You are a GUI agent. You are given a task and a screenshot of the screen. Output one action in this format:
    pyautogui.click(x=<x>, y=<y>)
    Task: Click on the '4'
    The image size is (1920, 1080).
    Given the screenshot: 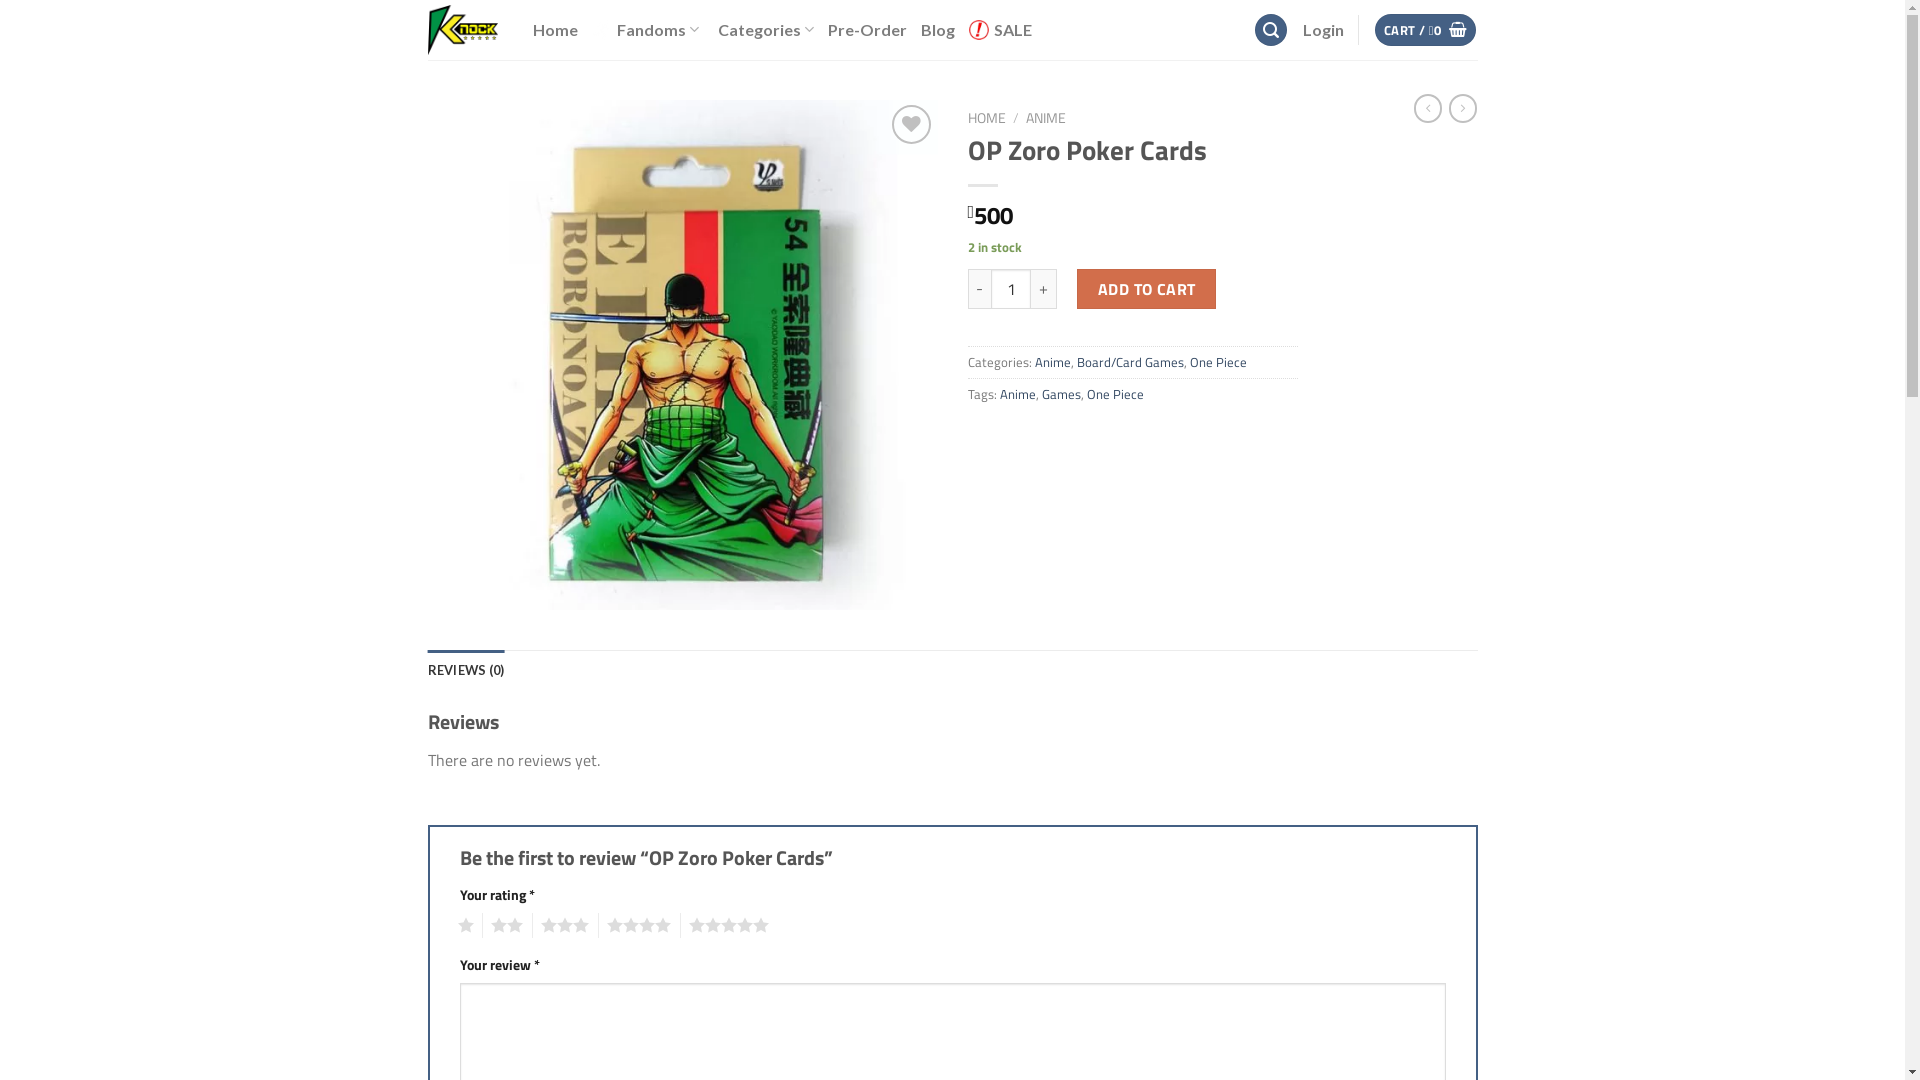 What is the action you would take?
    pyautogui.click(x=633, y=925)
    